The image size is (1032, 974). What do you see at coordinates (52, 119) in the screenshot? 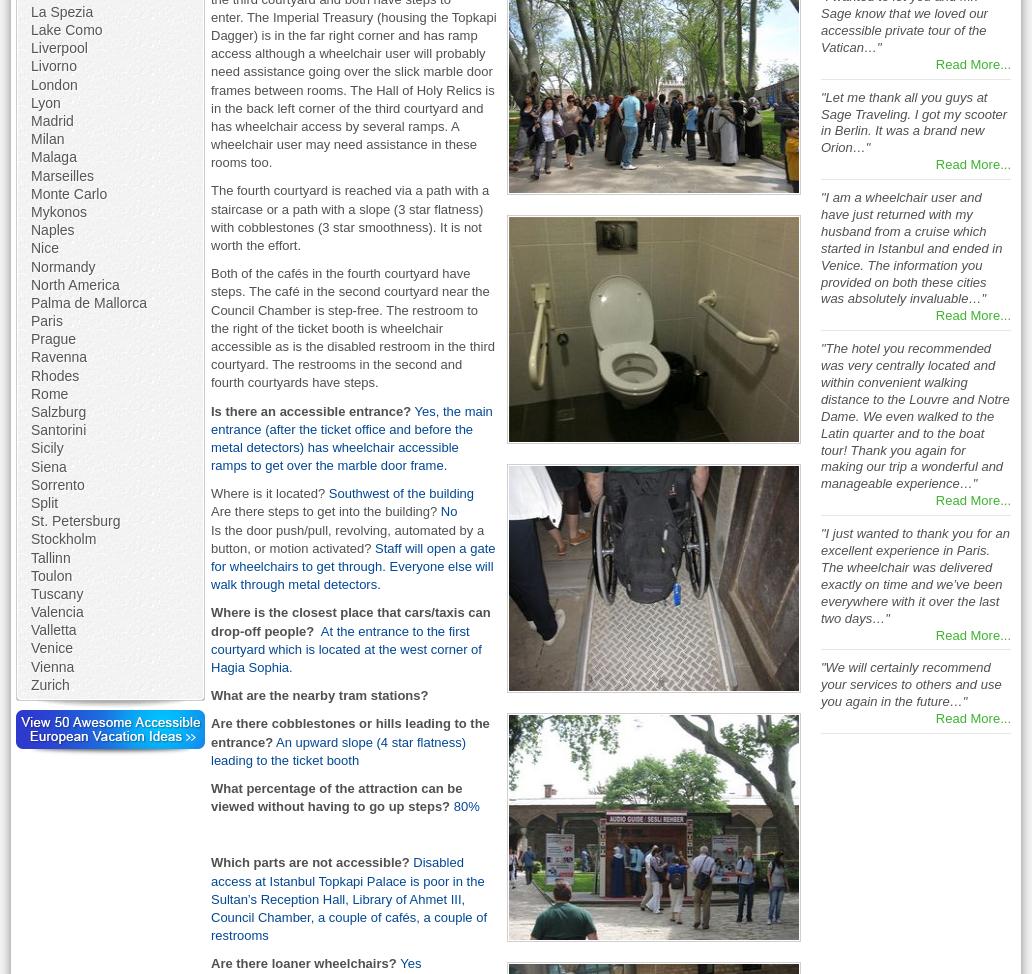
I see `'Madrid'` at bounding box center [52, 119].